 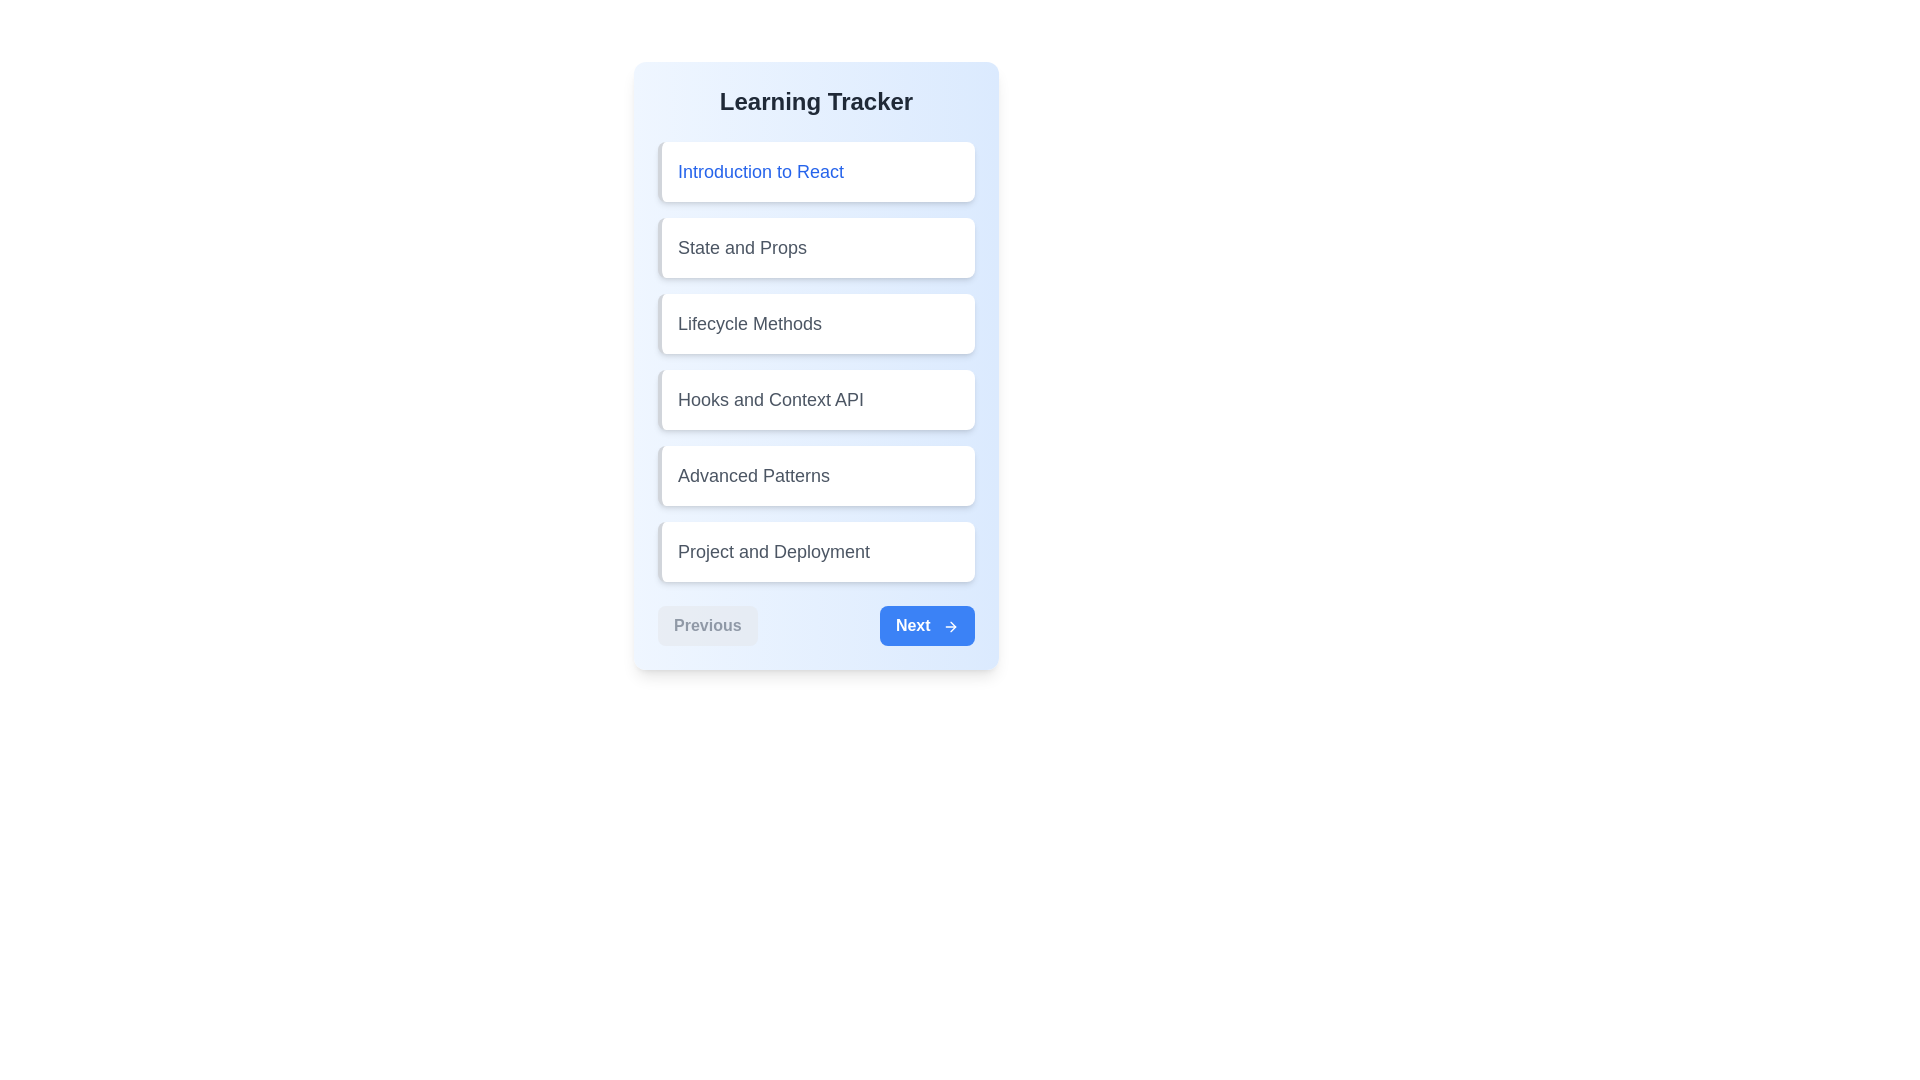 What do you see at coordinates (707, 624) in the screenshot?
I see `the 'Previous' button to navigate to the previous lesson` at bounding box center [707, 624].